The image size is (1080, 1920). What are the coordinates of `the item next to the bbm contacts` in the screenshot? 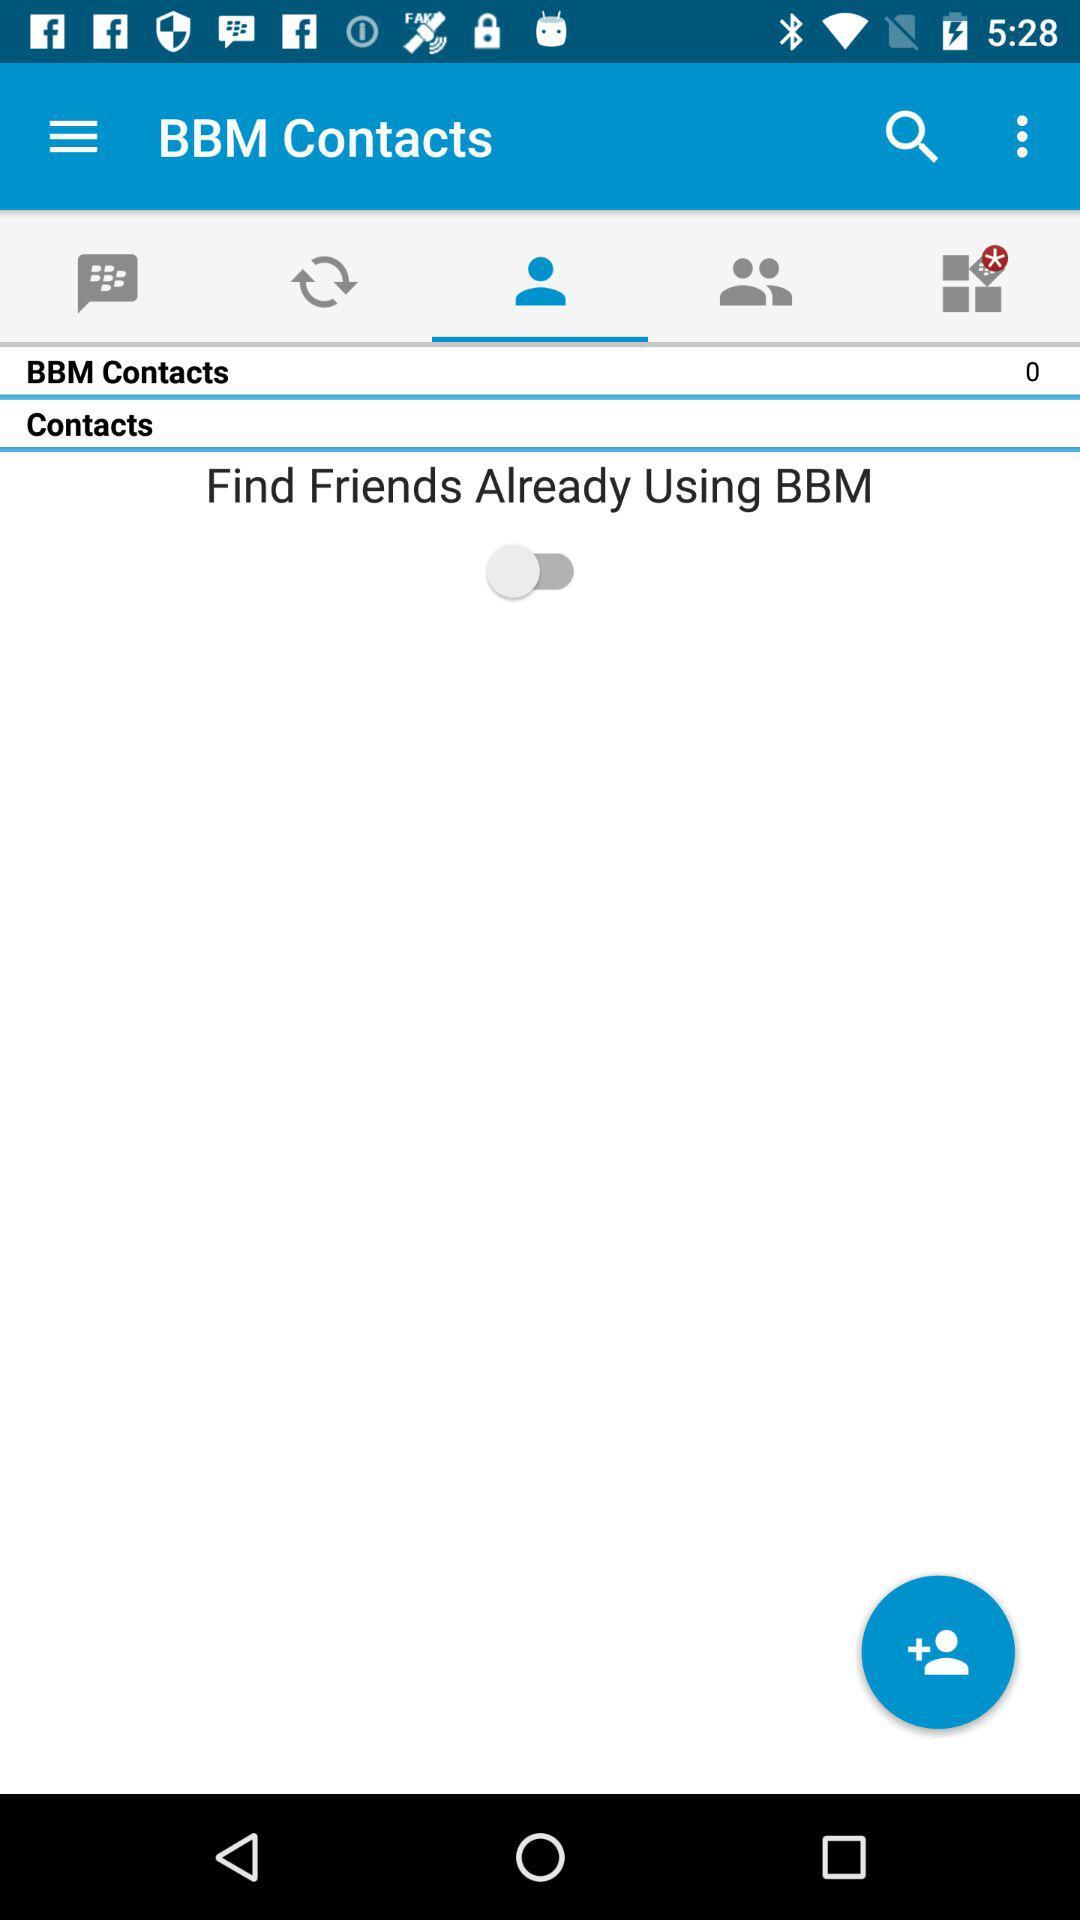 It's located at (72, 135).